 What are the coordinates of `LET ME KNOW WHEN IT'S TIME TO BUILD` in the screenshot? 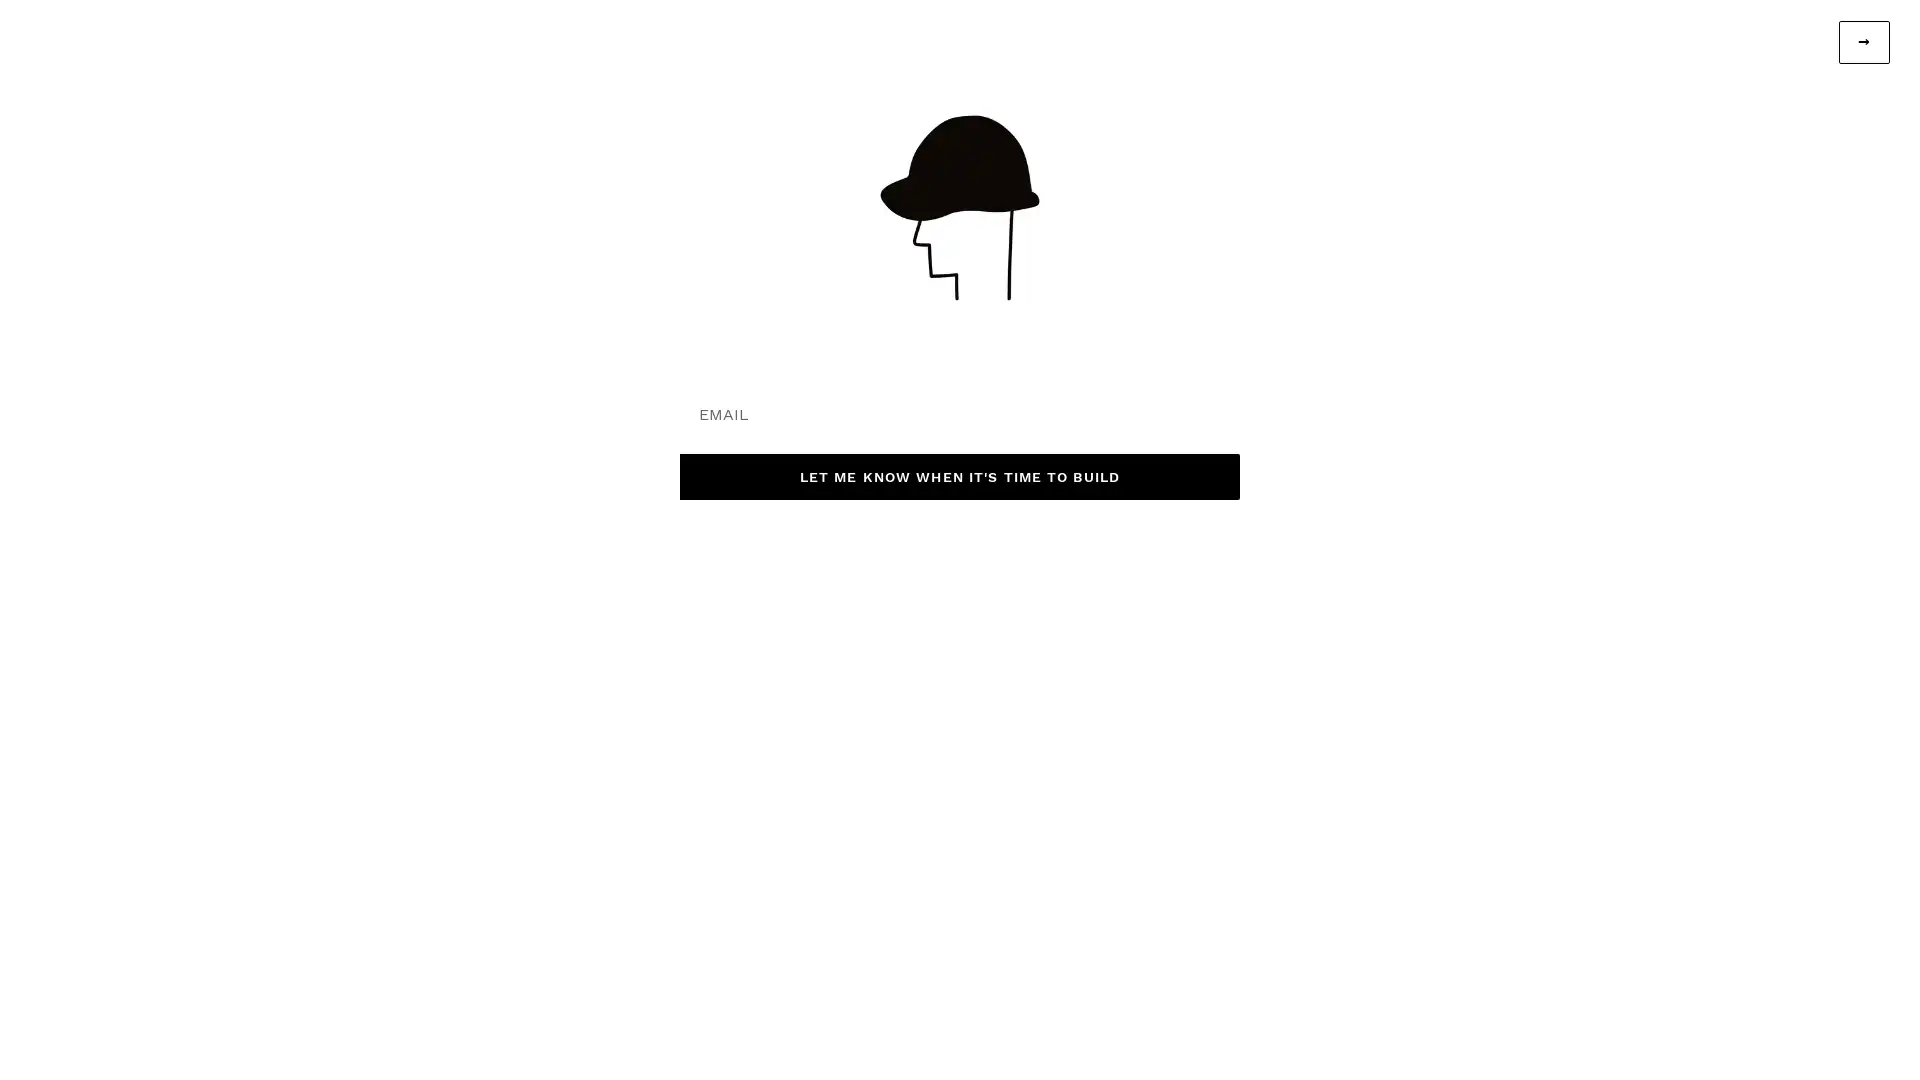 It's located at (960, 477).